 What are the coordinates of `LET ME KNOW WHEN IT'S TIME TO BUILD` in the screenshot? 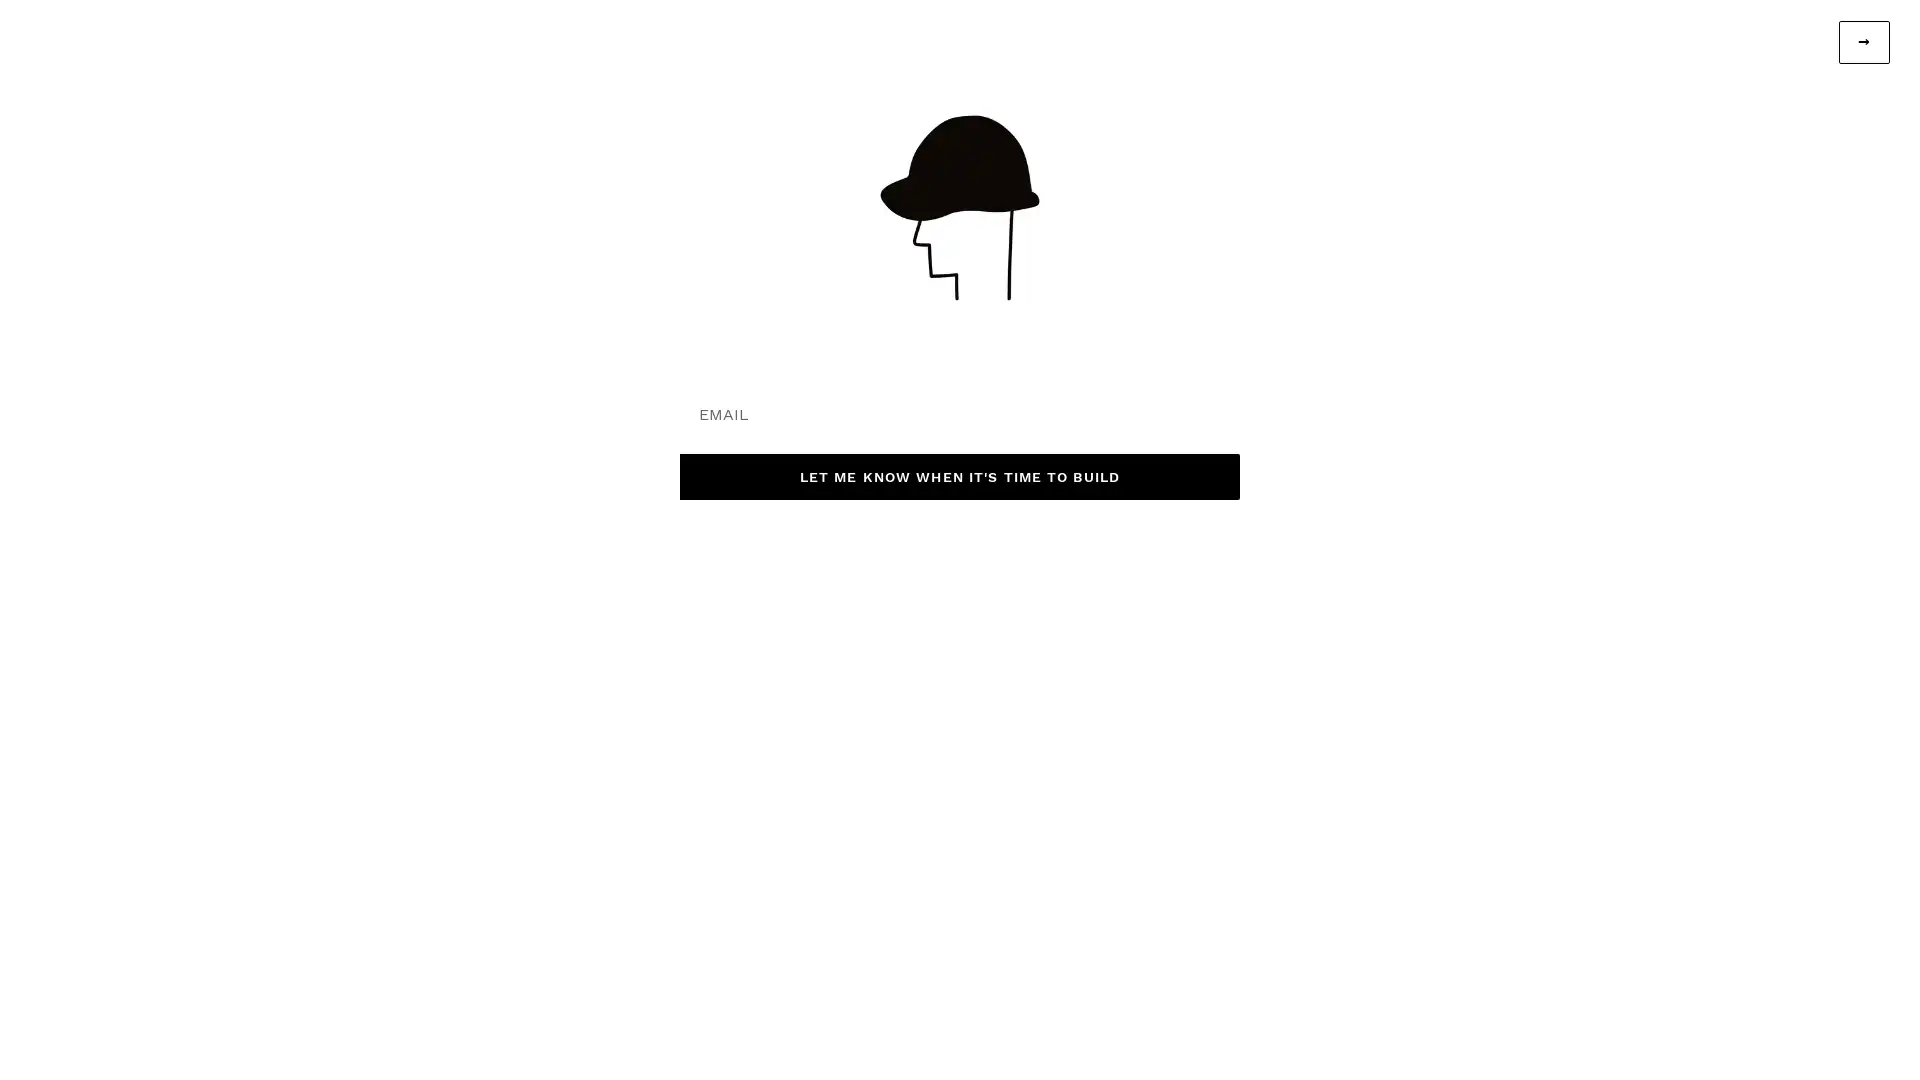 It's located at (960, 477).